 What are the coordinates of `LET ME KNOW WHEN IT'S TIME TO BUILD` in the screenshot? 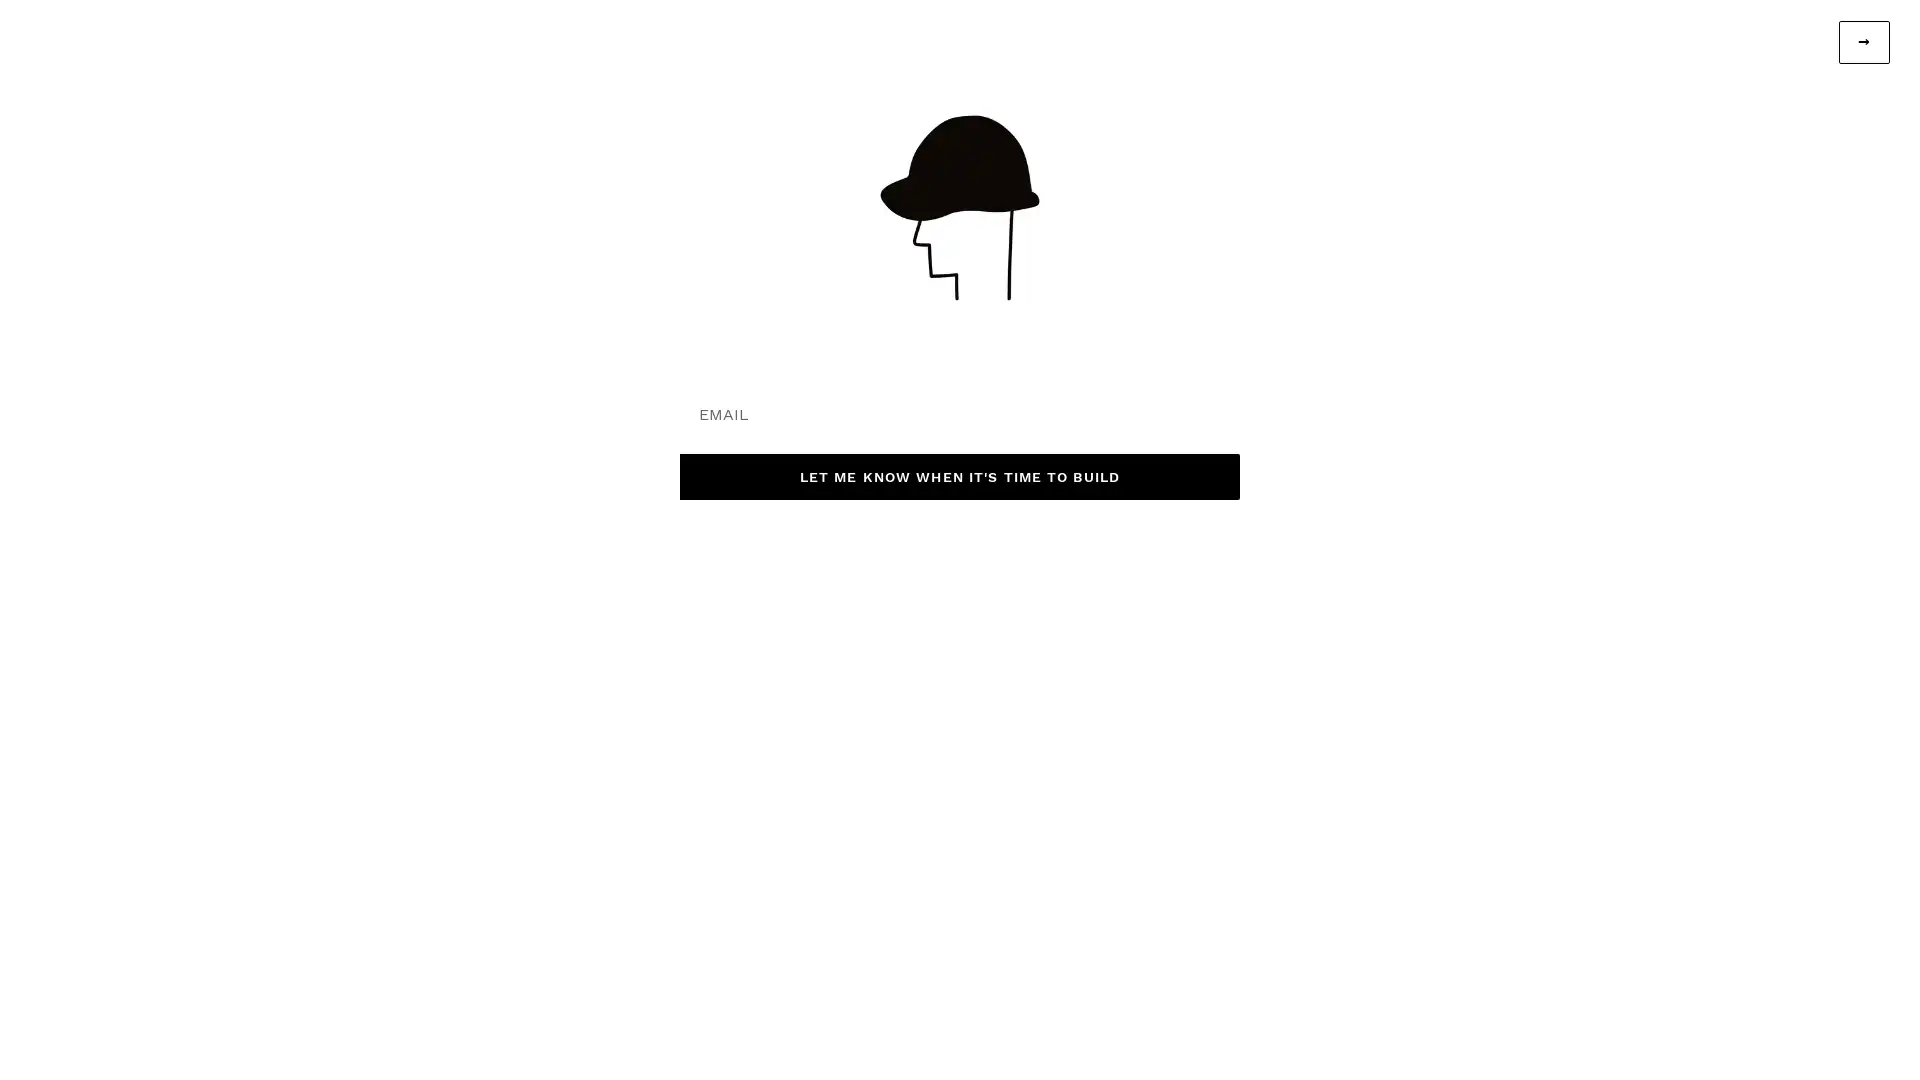 It's located at (960, 477).